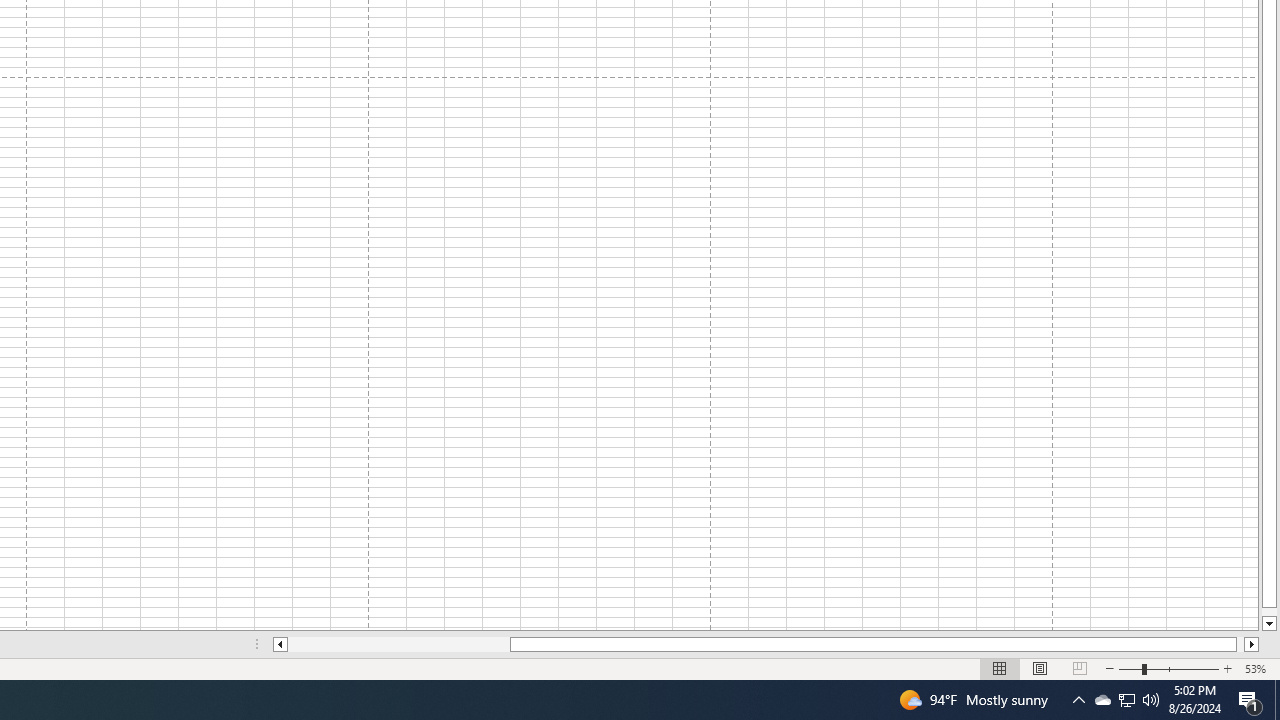 This screenshot has height=720, width=1280. What do you see at coordinates (1168, 669) in the screenshot?
I see `'Zoom'` at bounding box center [1168, 669].